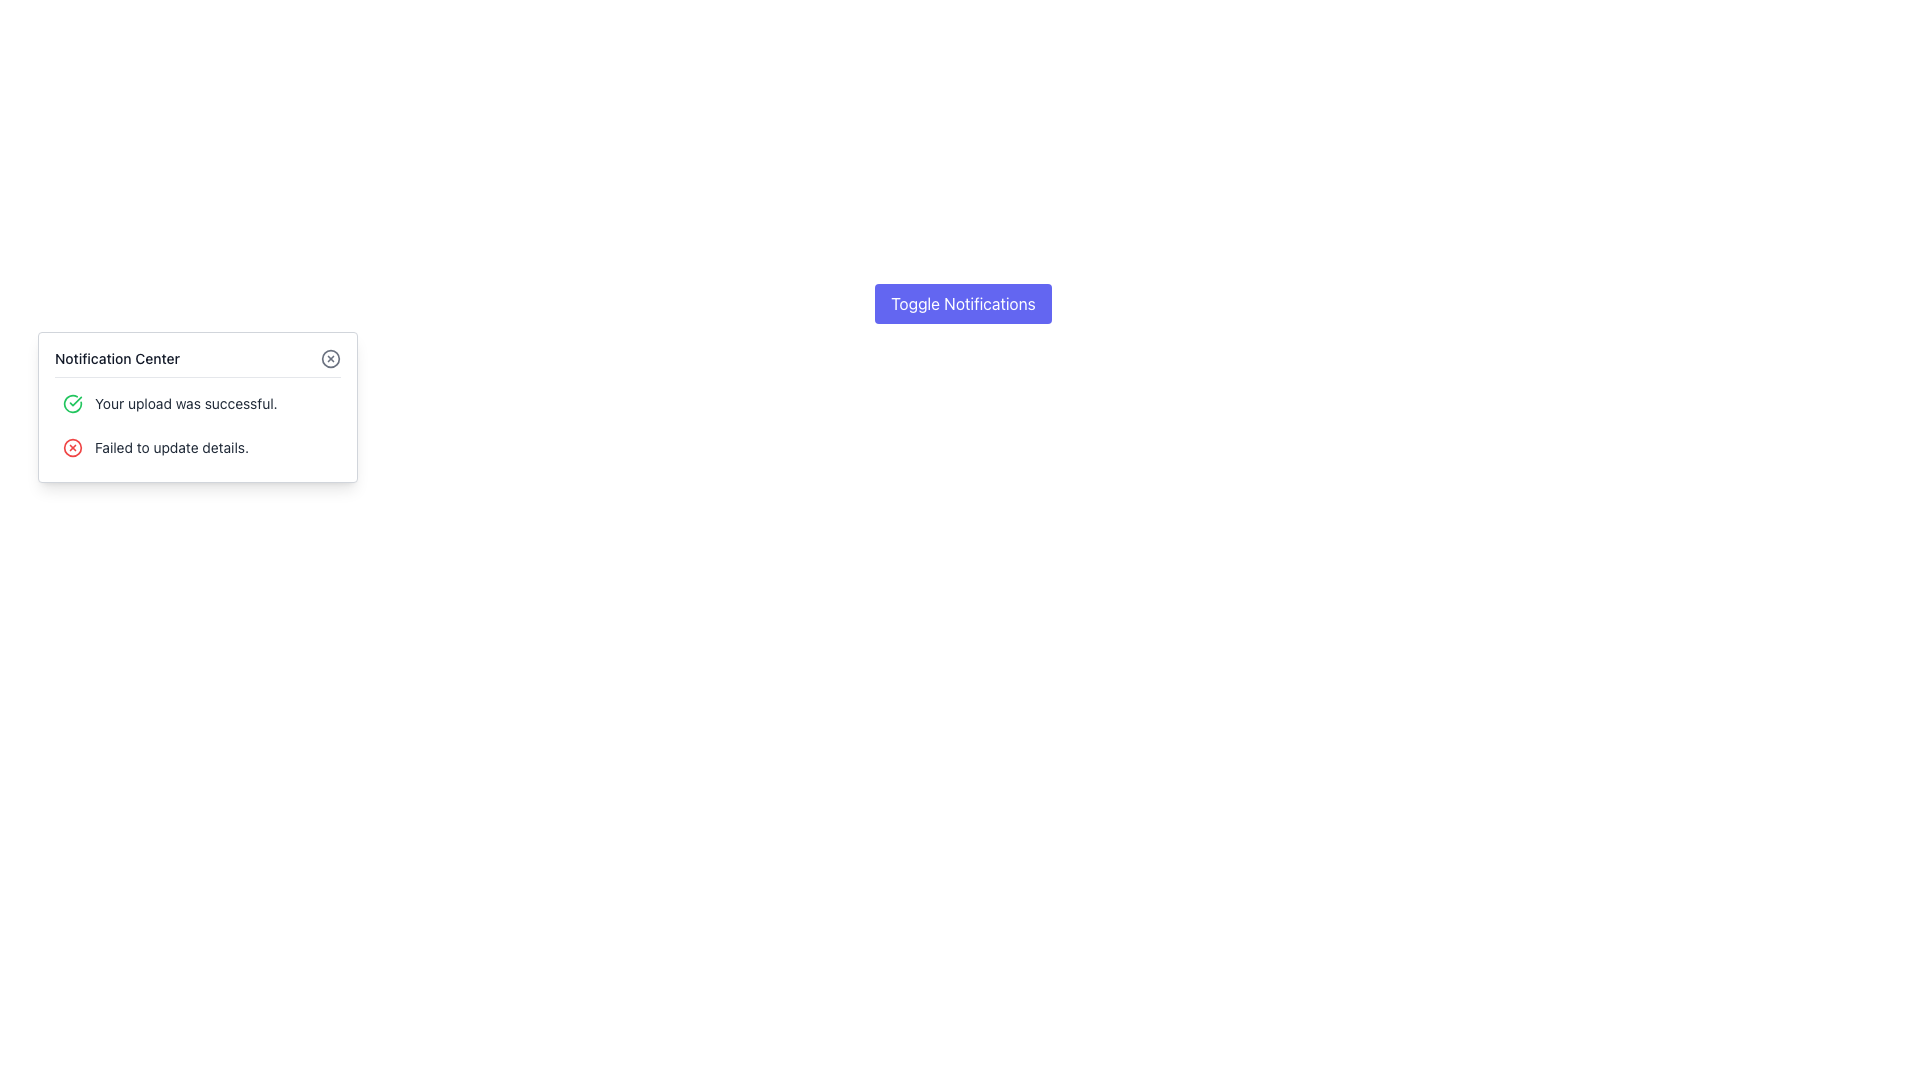 The height and width of the screenshot is (1080, 1920). What do you see at coordinates (72, 404) in the screenshot?
I see `the green circular icon with a checkmark next to the notification 'Your upload was successful.'` at bounding box center [72, 404].